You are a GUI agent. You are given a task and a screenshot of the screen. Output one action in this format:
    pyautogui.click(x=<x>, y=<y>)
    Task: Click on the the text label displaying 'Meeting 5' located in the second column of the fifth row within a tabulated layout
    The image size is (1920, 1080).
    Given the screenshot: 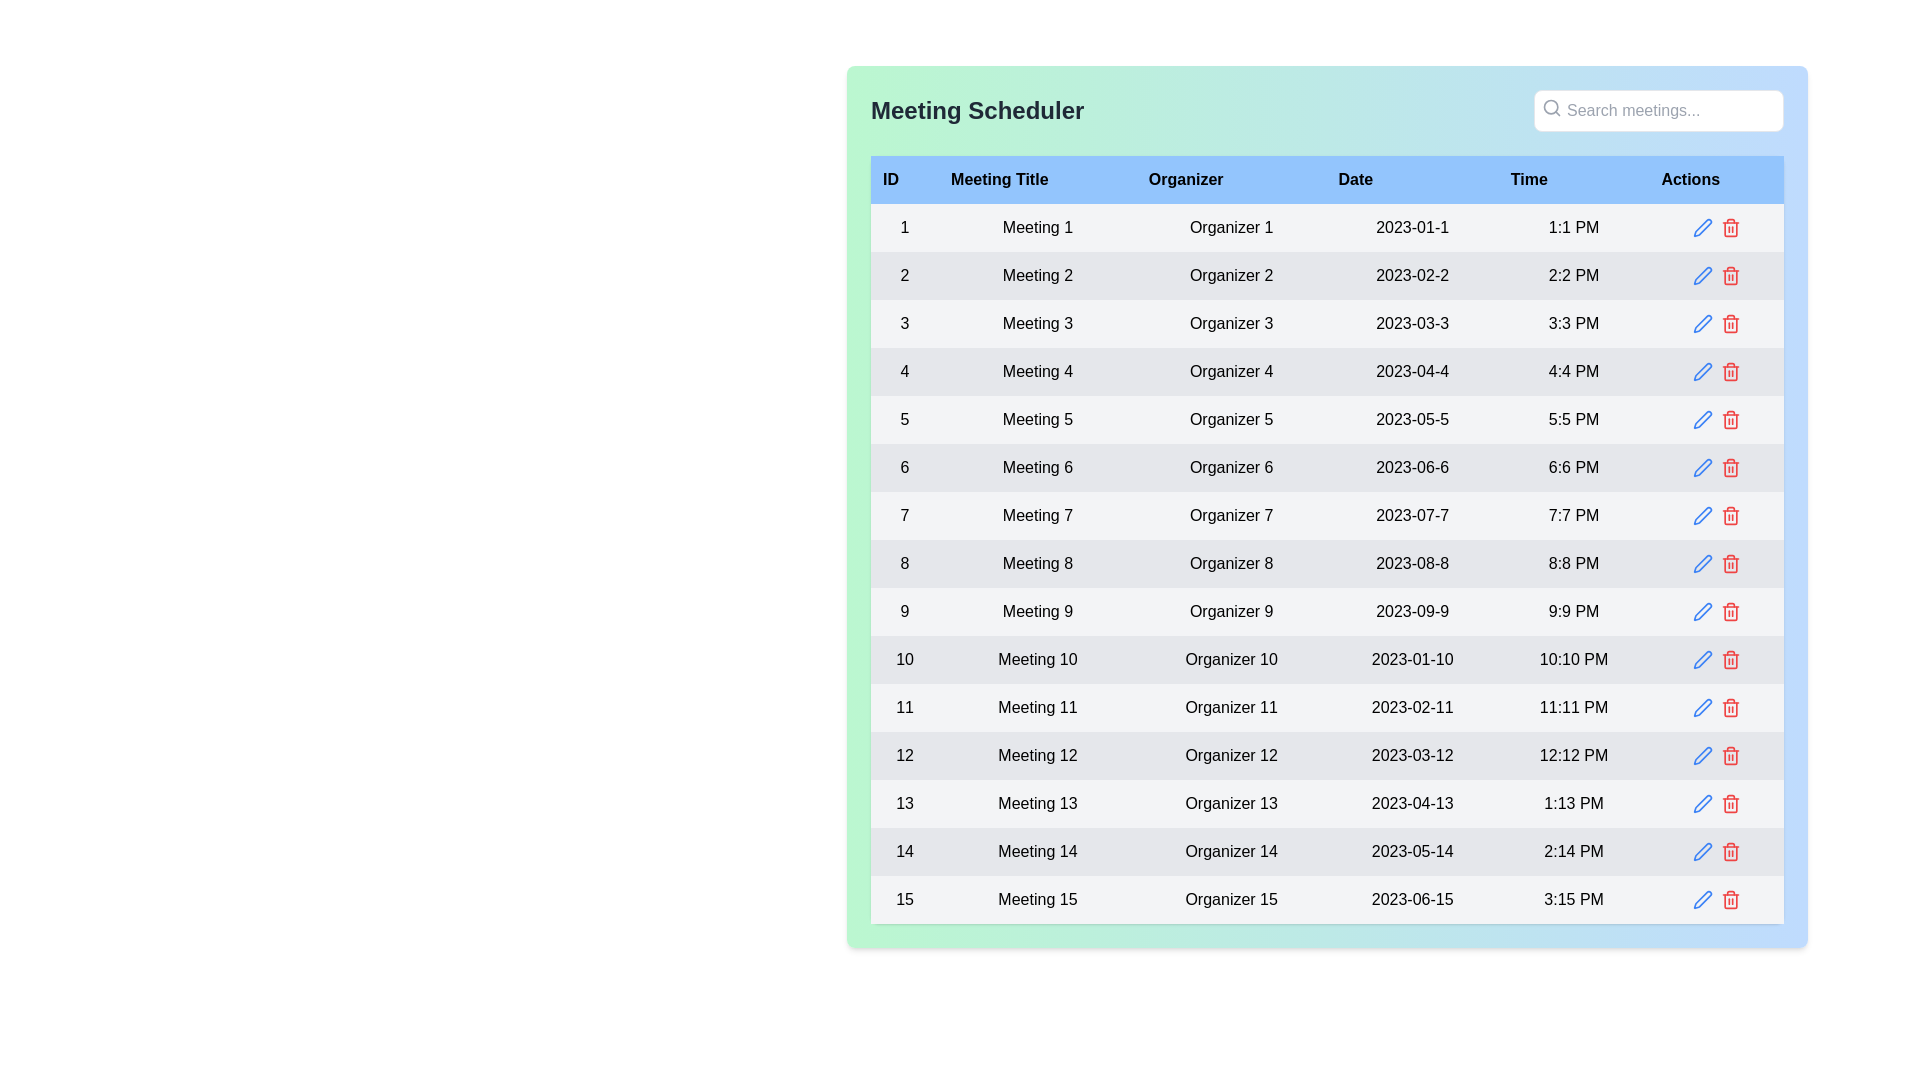 What is the action you would take?
    pyautogui.click(x=1037, y=419)
    